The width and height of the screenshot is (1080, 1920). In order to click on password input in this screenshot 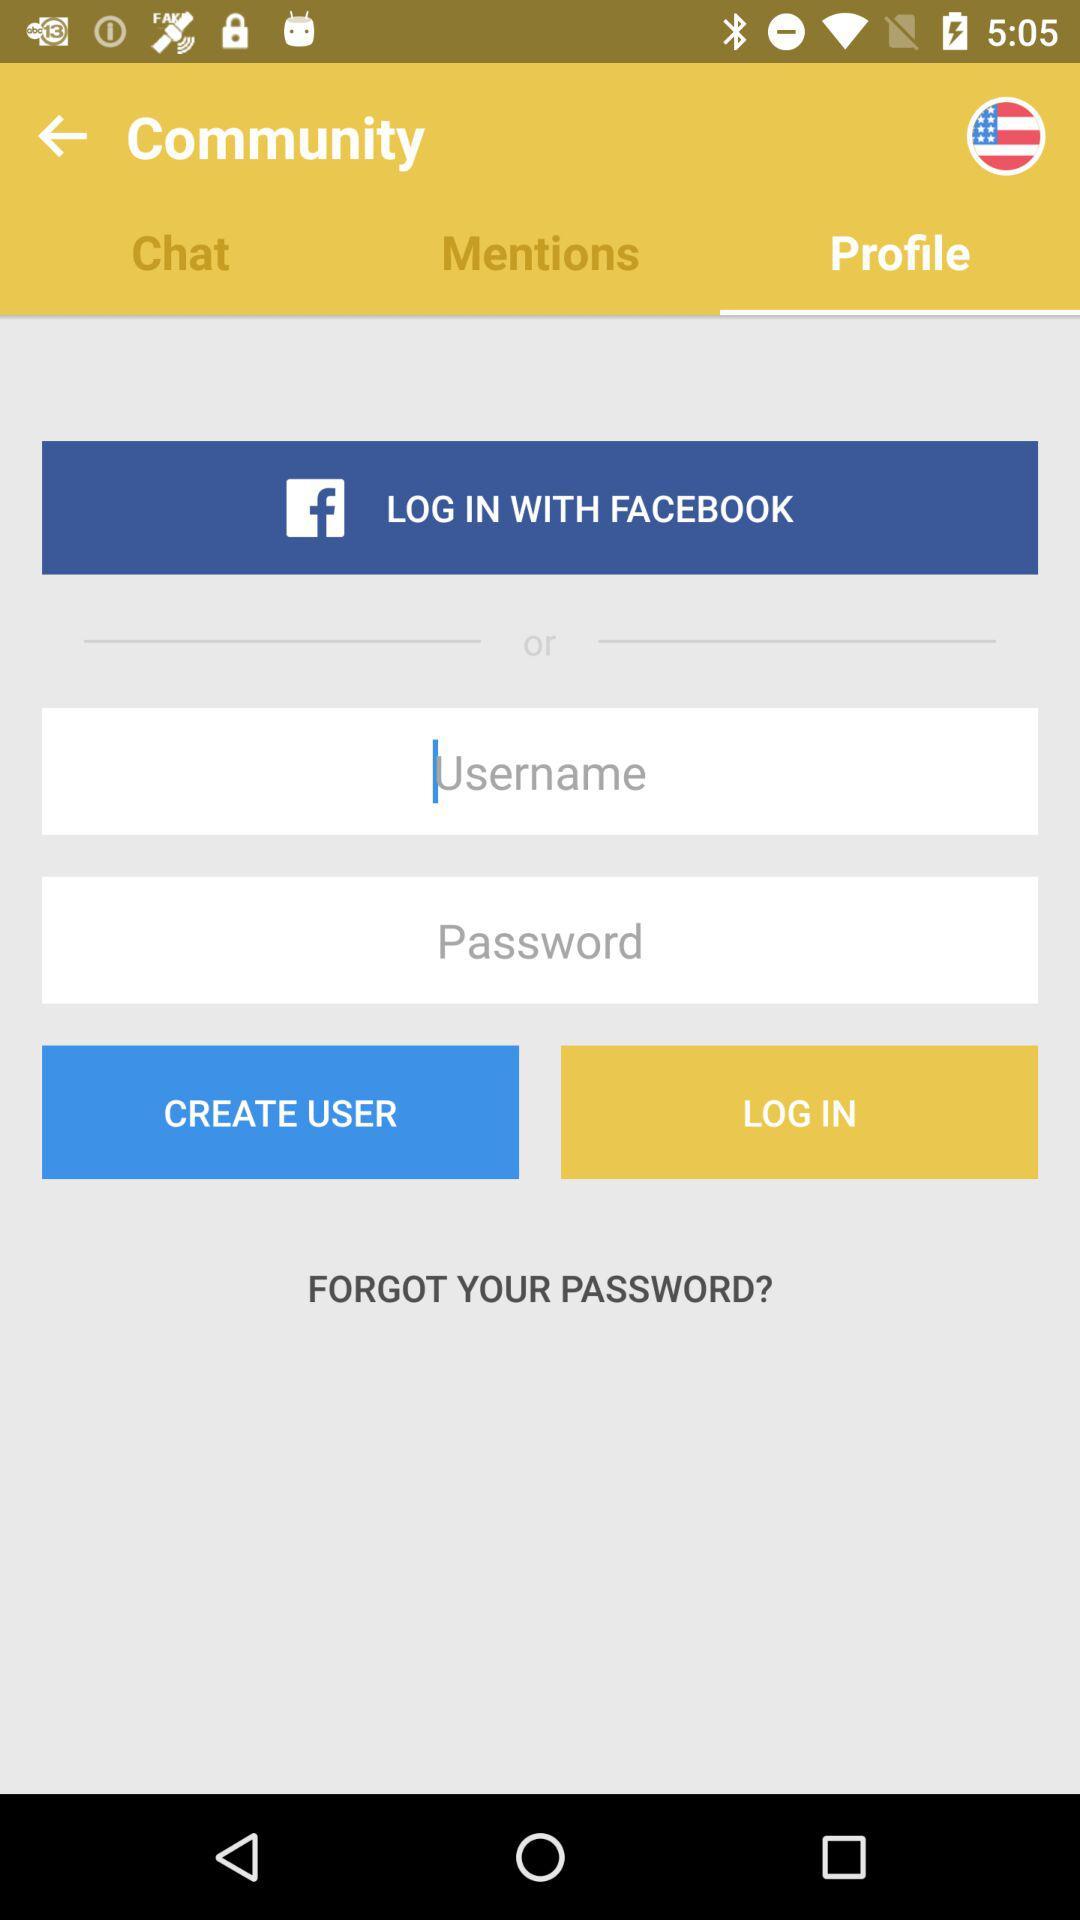, I will do `click(540, 939)`.